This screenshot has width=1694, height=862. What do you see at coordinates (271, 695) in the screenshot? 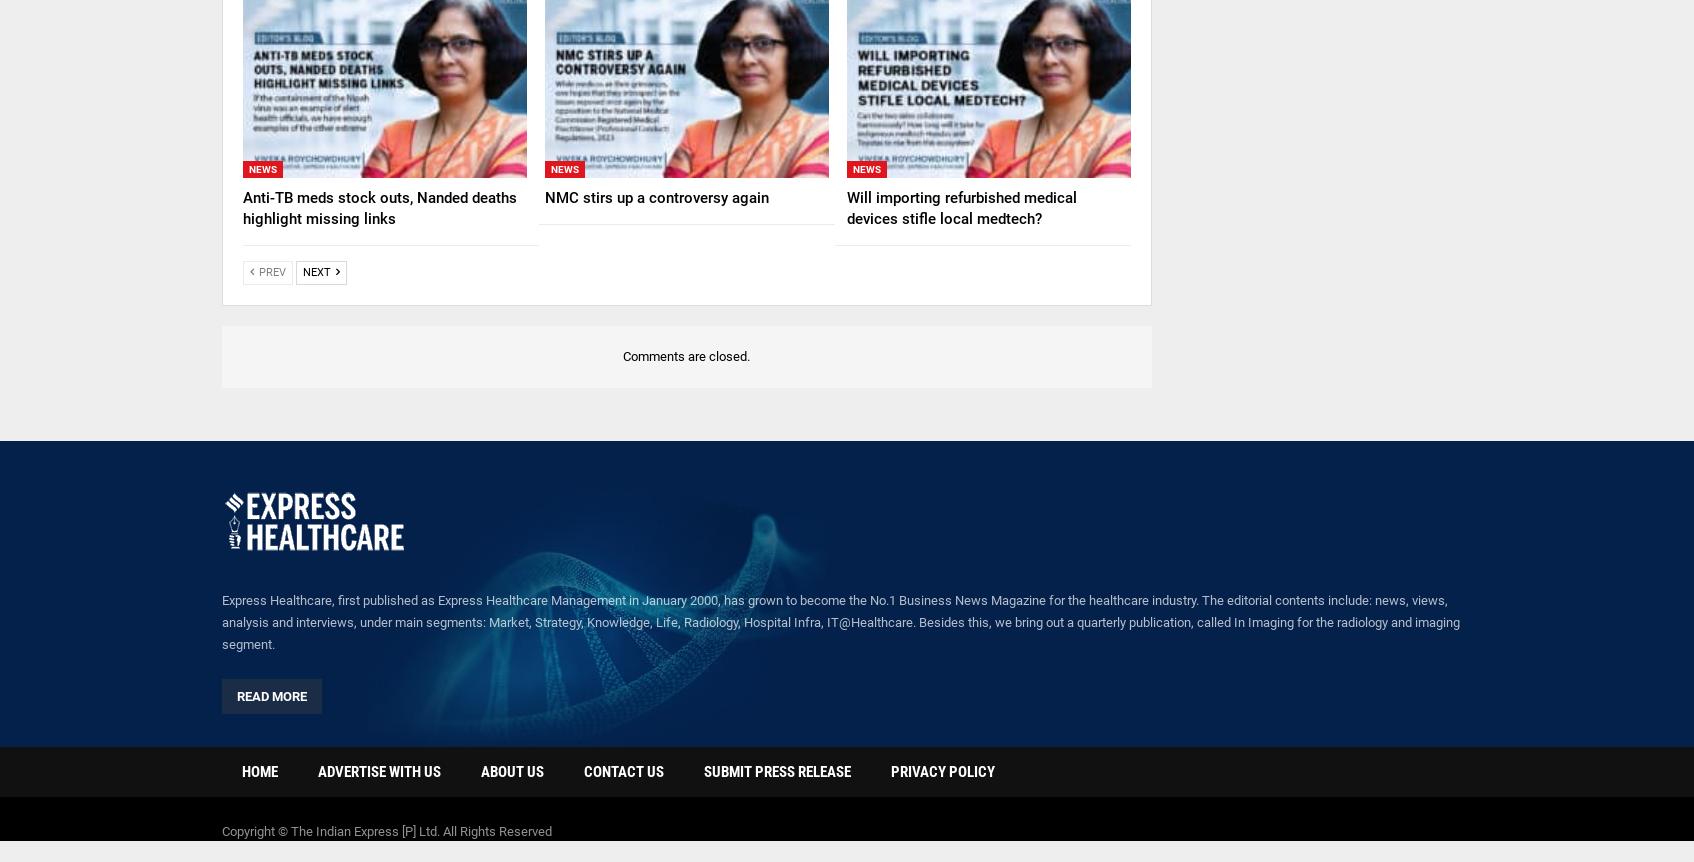
I see `'Read More'` at bounding box center [271, 695].